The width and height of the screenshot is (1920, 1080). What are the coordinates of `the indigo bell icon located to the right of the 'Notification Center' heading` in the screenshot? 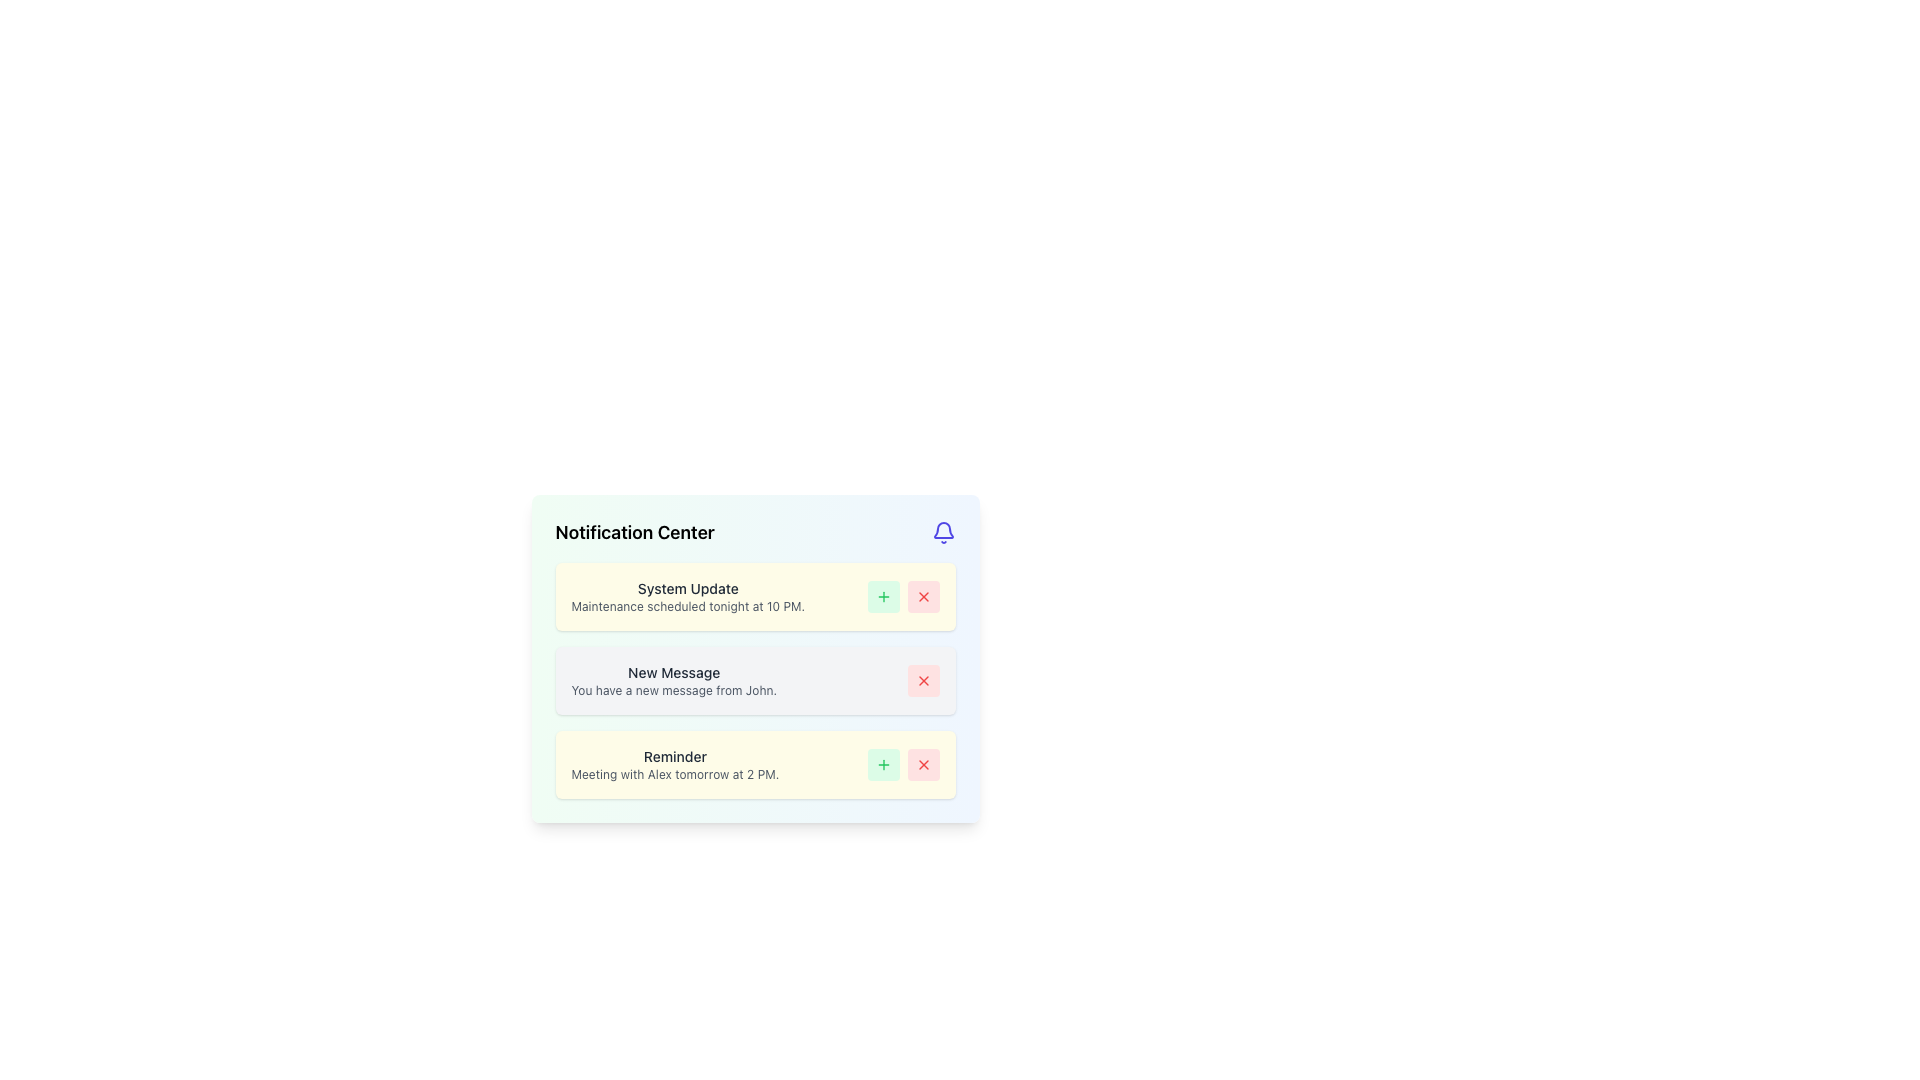 It's located at (942, 531).